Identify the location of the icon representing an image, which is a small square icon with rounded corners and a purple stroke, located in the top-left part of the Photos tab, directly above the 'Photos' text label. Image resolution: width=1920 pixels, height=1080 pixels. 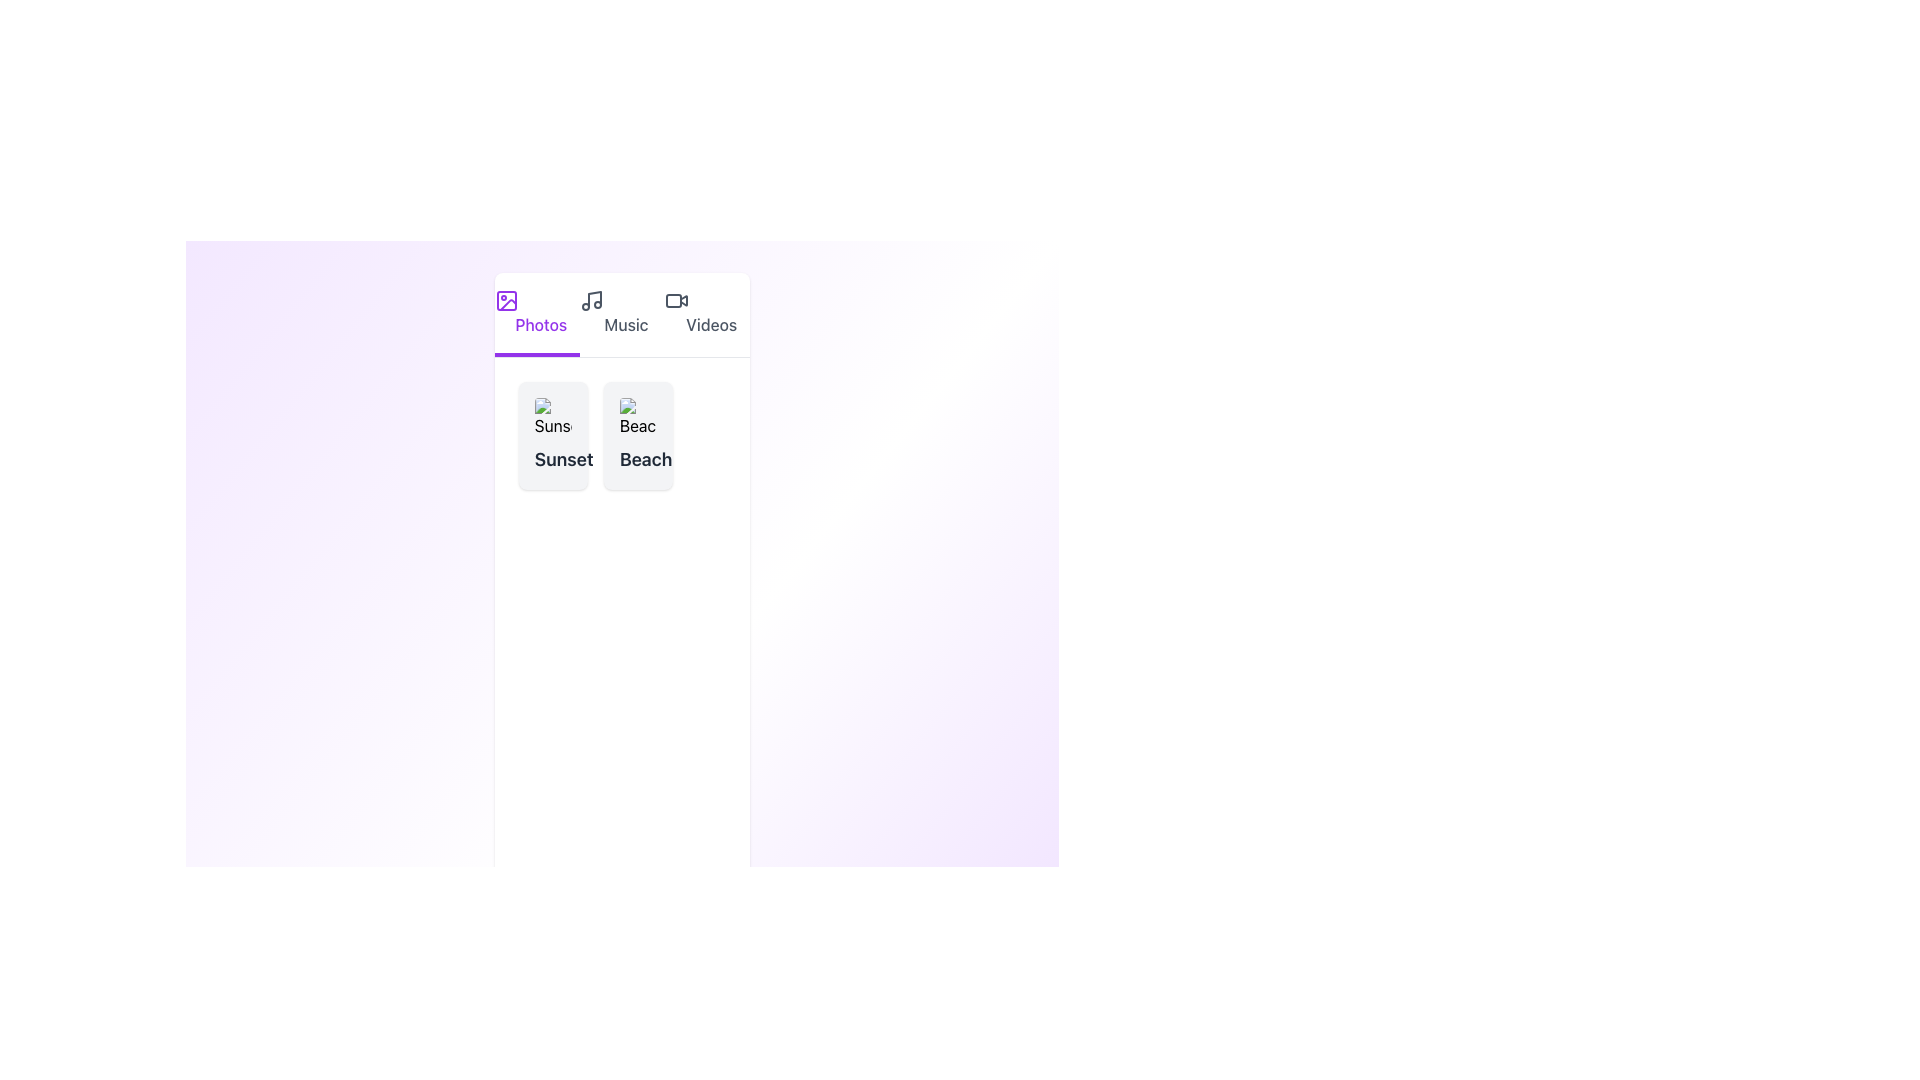
(506, 300).